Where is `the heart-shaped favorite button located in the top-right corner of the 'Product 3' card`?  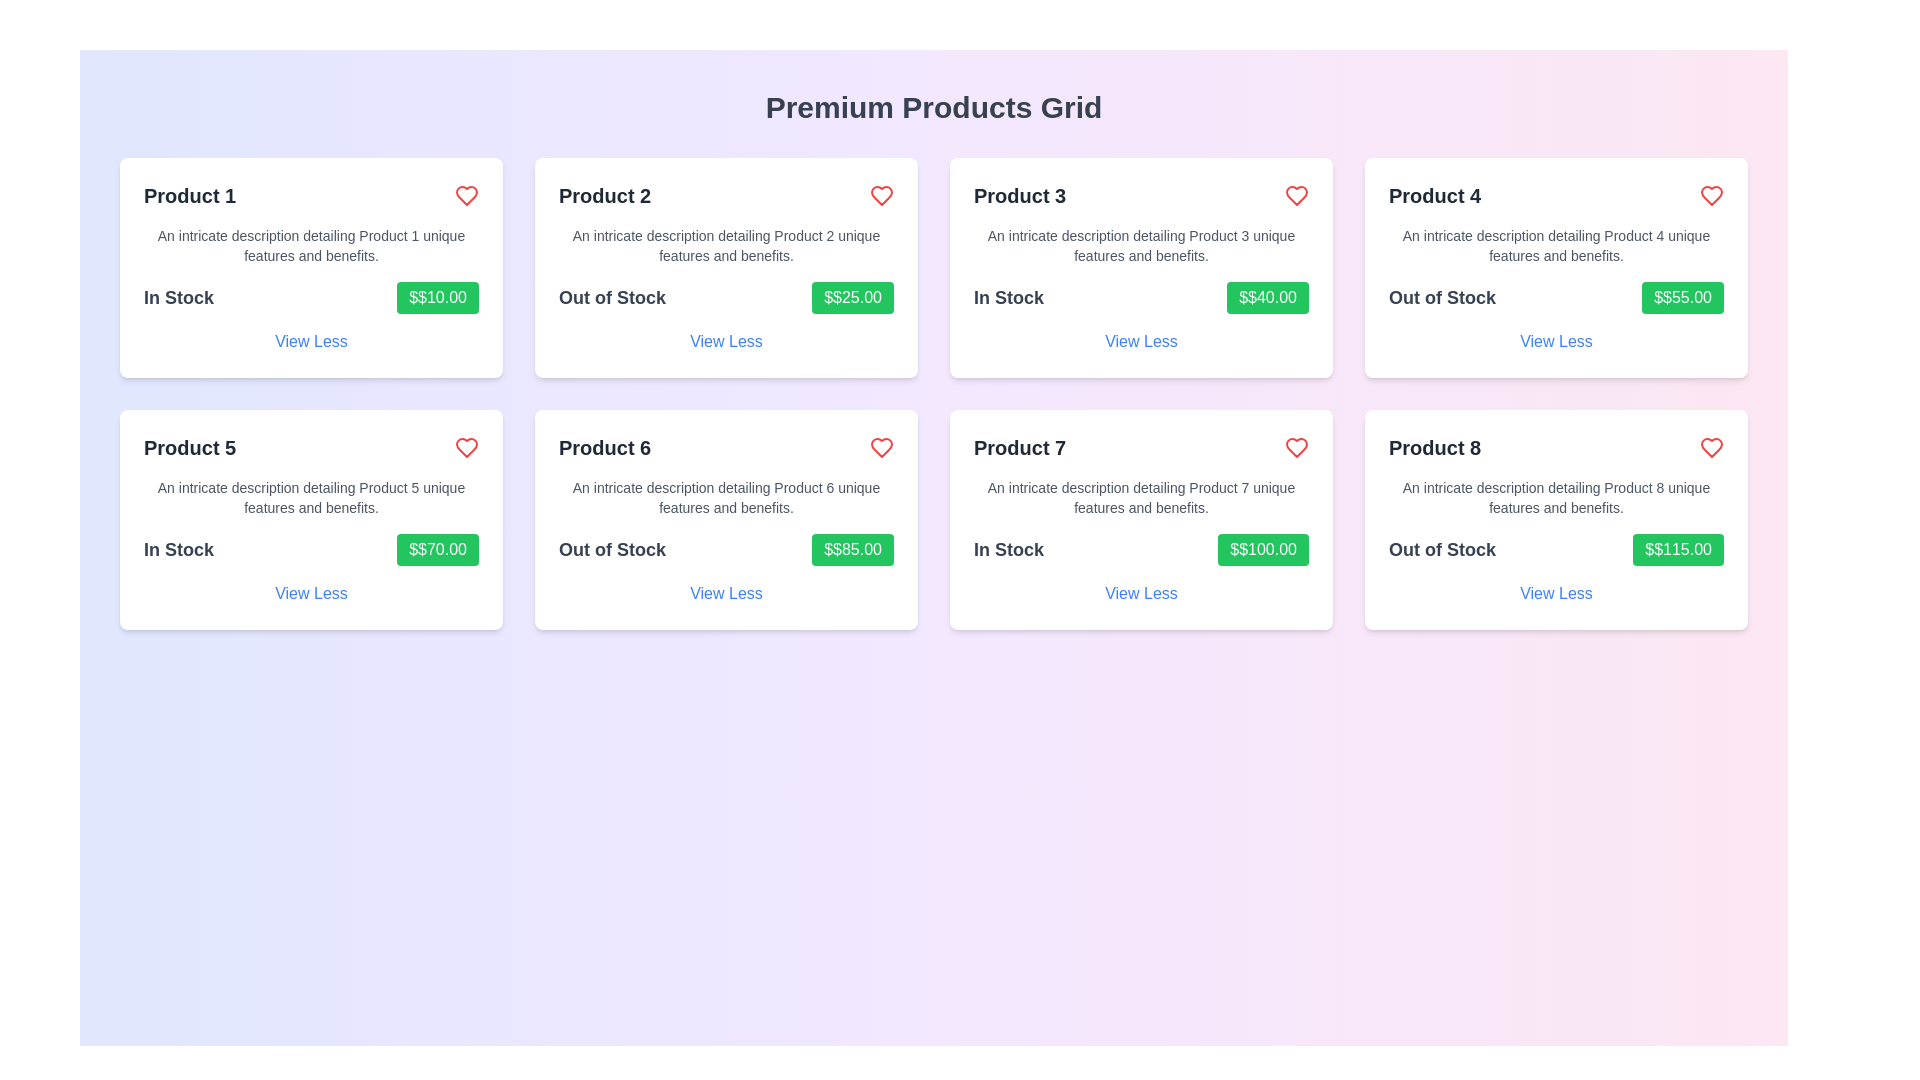 the heart-shaped favorite button located in the top-right corner of the 'Product 3' card is located at coordinates (1296, 196).